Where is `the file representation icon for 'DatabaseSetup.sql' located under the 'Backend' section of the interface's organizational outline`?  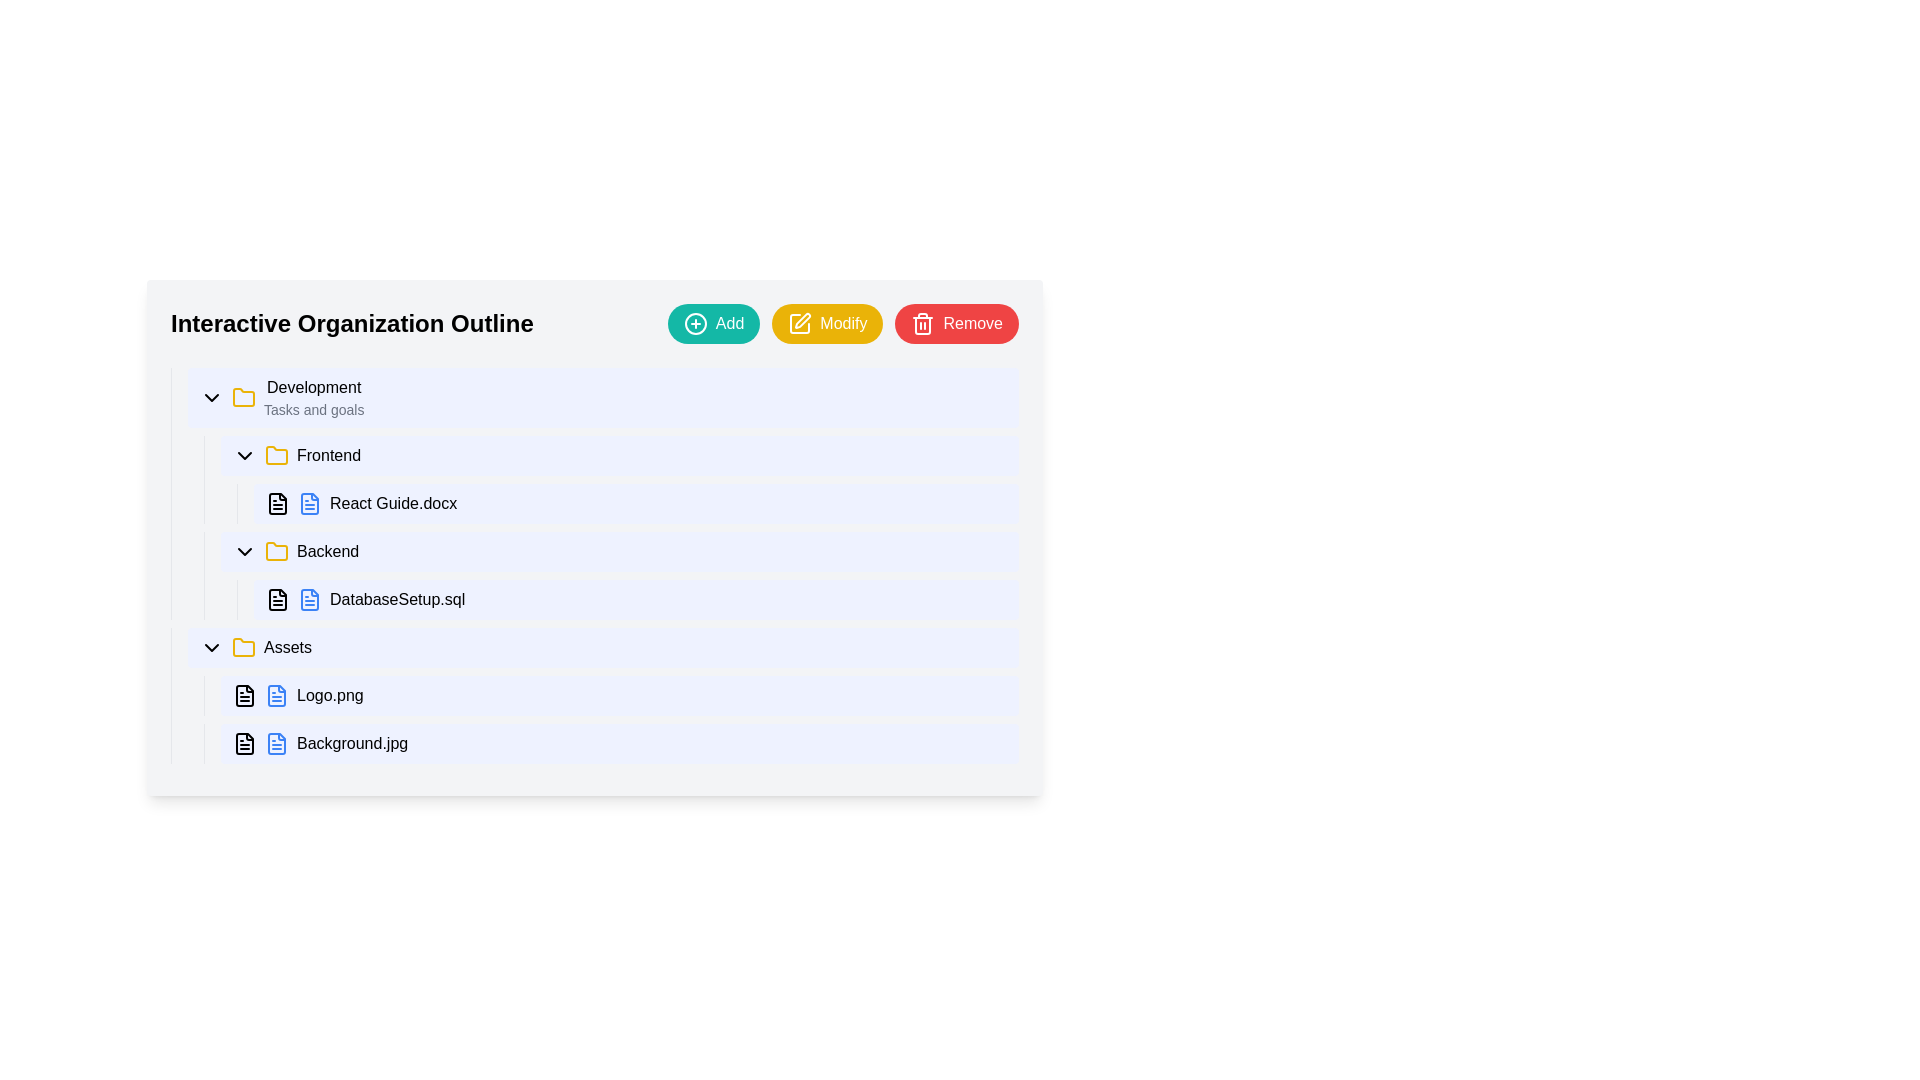 the file representation icon for 'DatabaseSetup.sql' located under the 'Backend' section of the interface's organizational outline is located at coordinates (309, 599).